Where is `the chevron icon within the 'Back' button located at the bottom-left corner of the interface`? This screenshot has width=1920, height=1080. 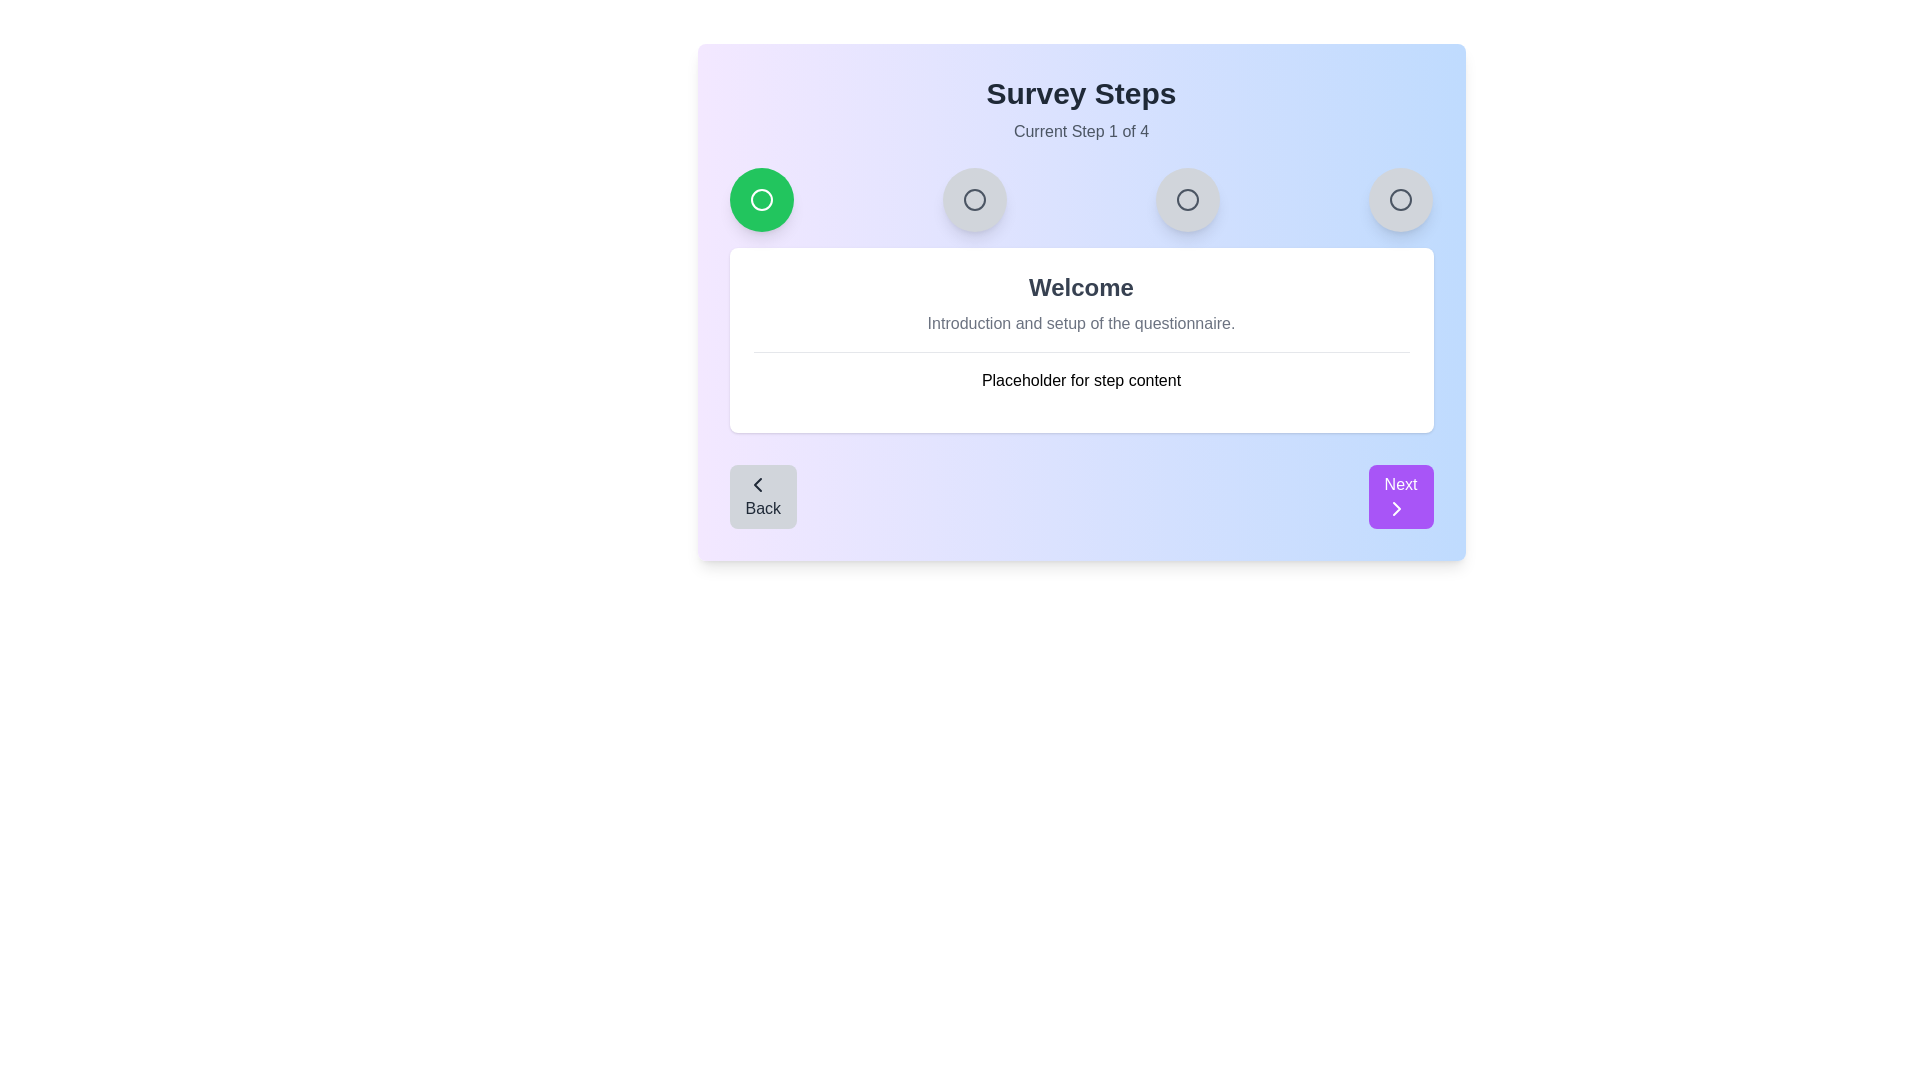
the chevron icon within the 'Back' button located at the bottom-left corner of the interface is located at coordinates (756, 485).